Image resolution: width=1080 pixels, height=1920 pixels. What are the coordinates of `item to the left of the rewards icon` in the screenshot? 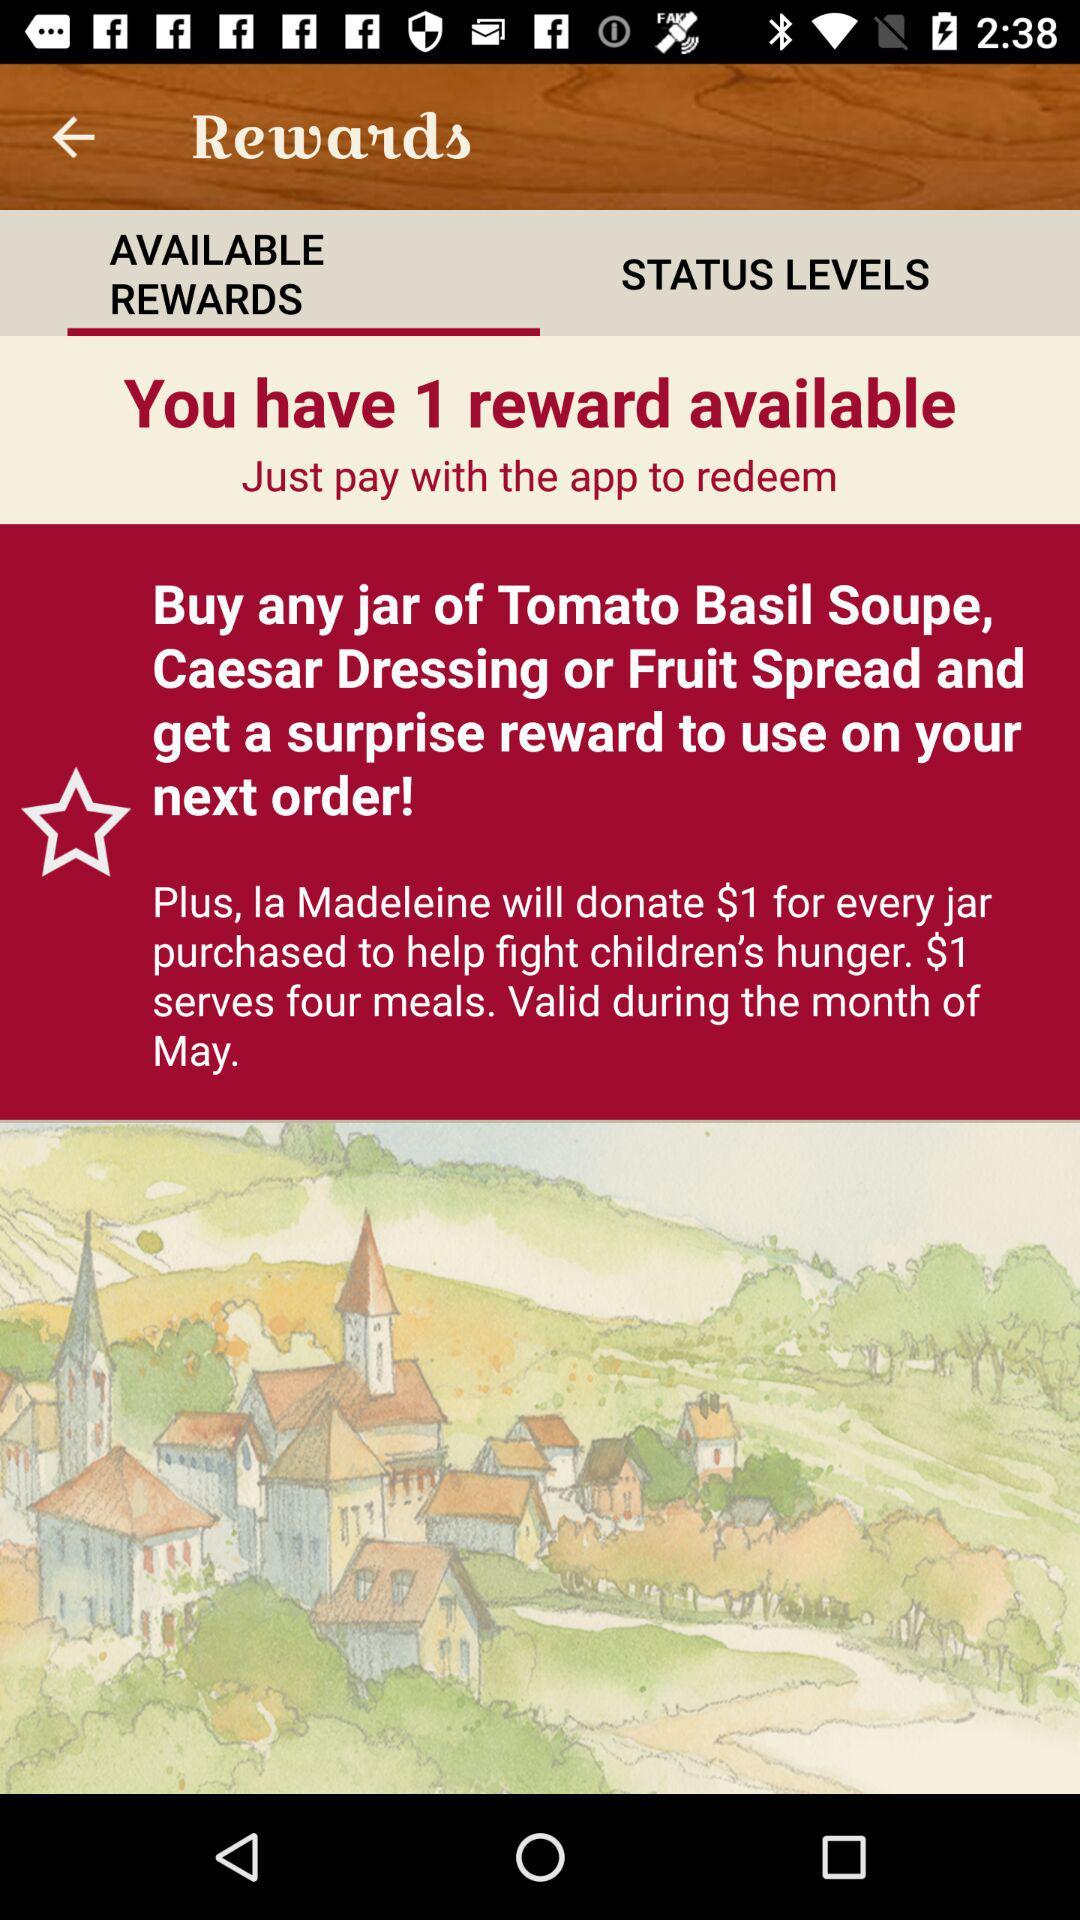 It's located at (72, 135).